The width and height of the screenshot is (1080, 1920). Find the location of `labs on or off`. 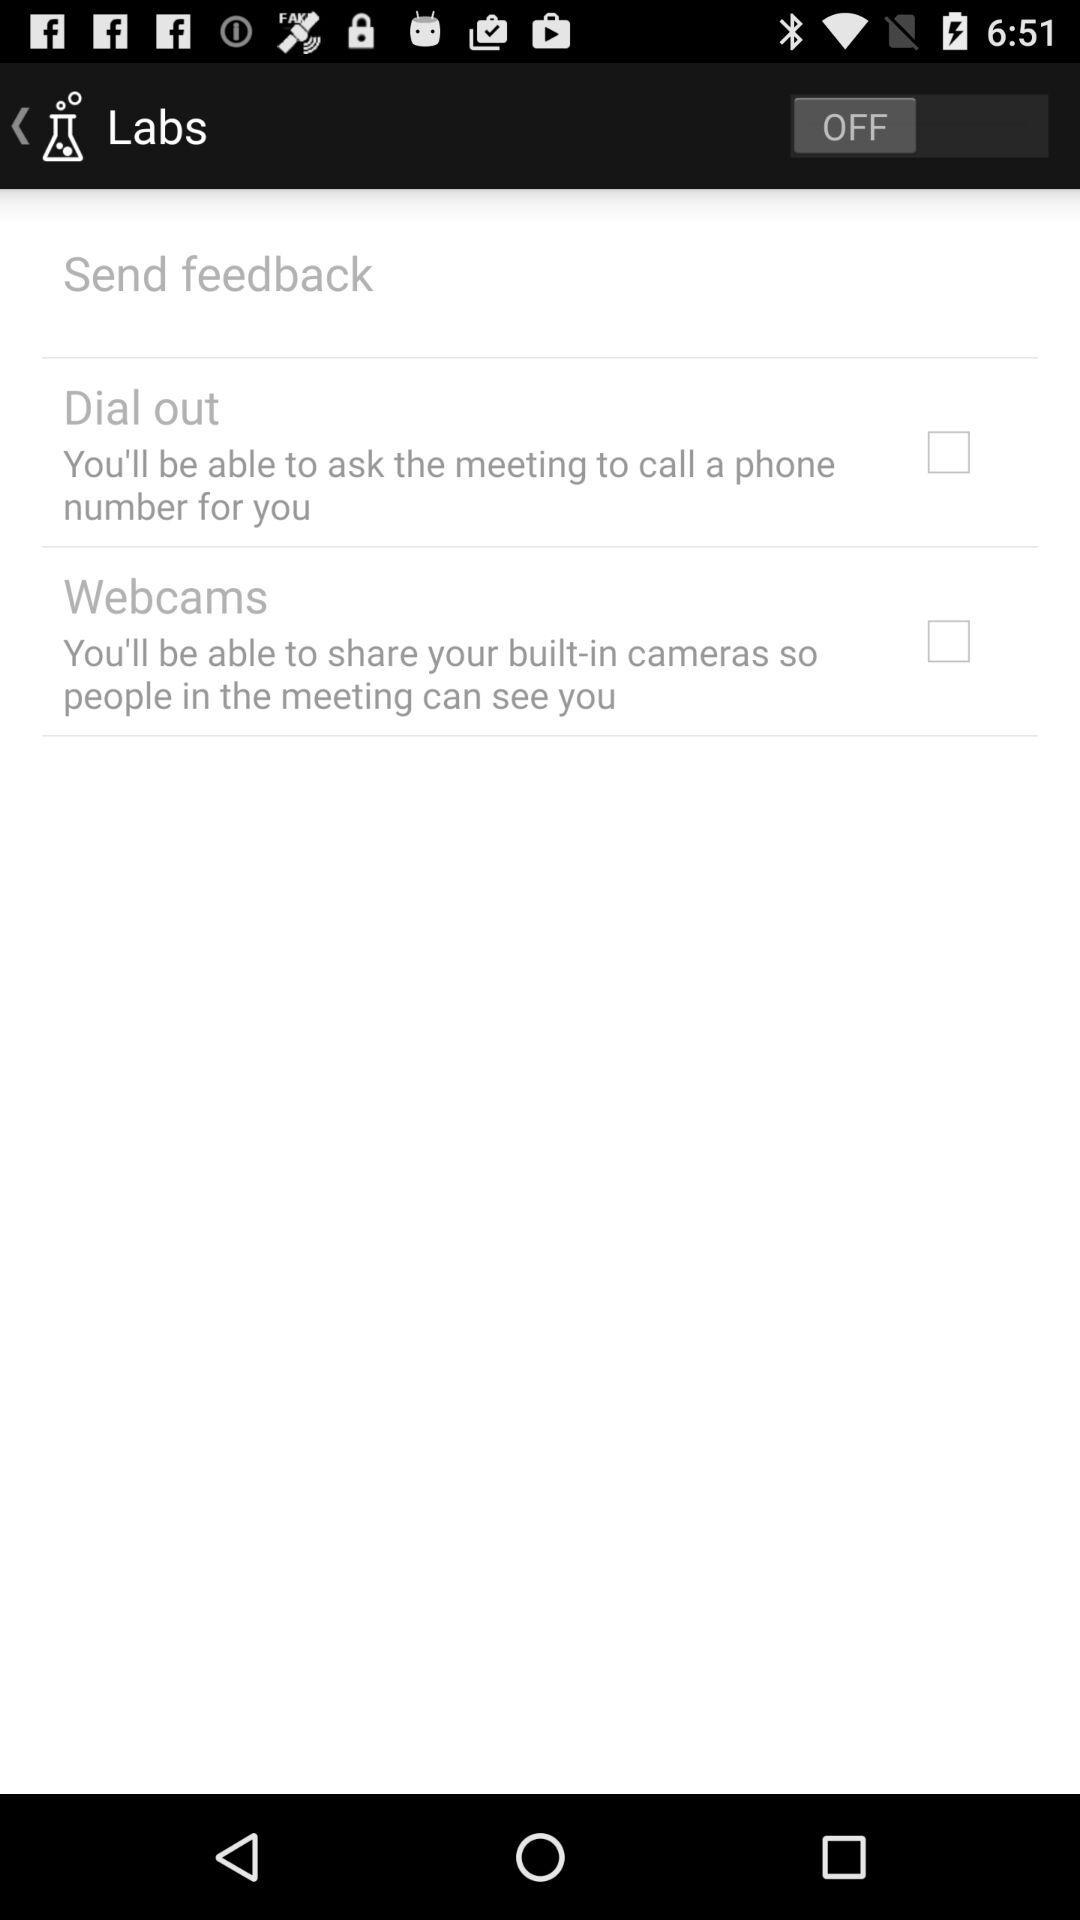

labs on or off is located at coordinates (919, 124).